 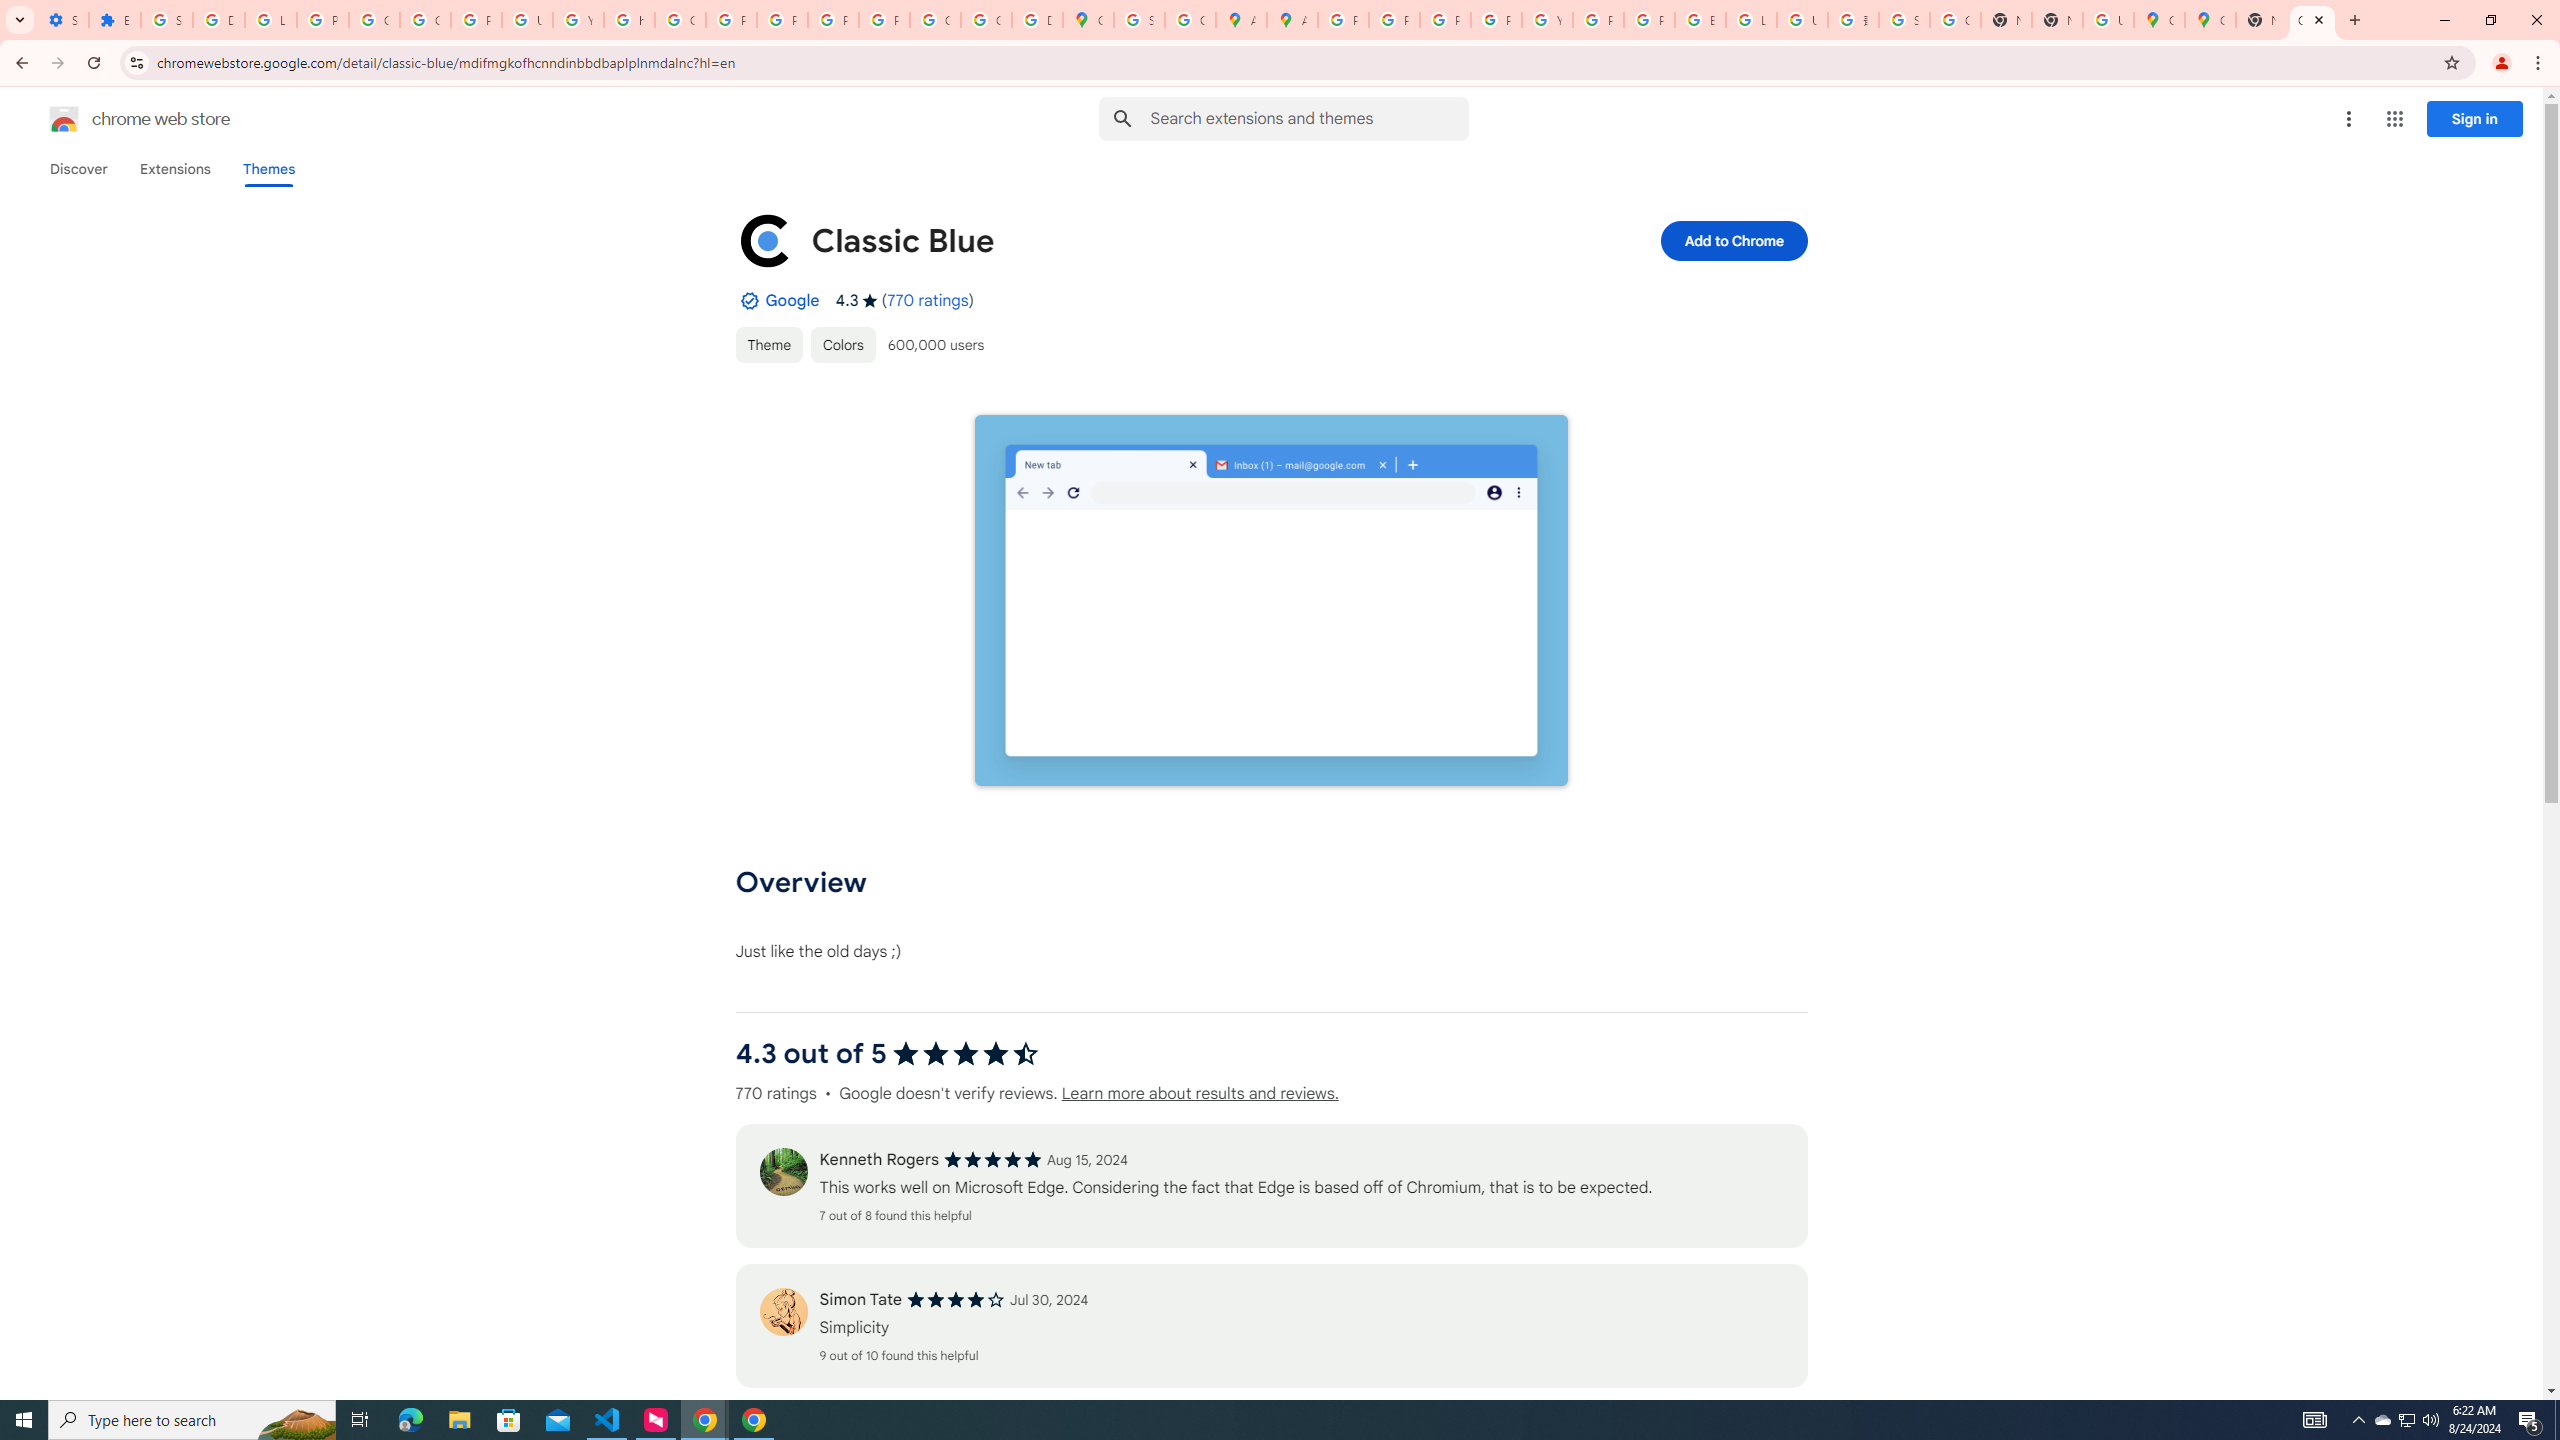 I want to click on 'YouTube', so click(x=576, y=19).